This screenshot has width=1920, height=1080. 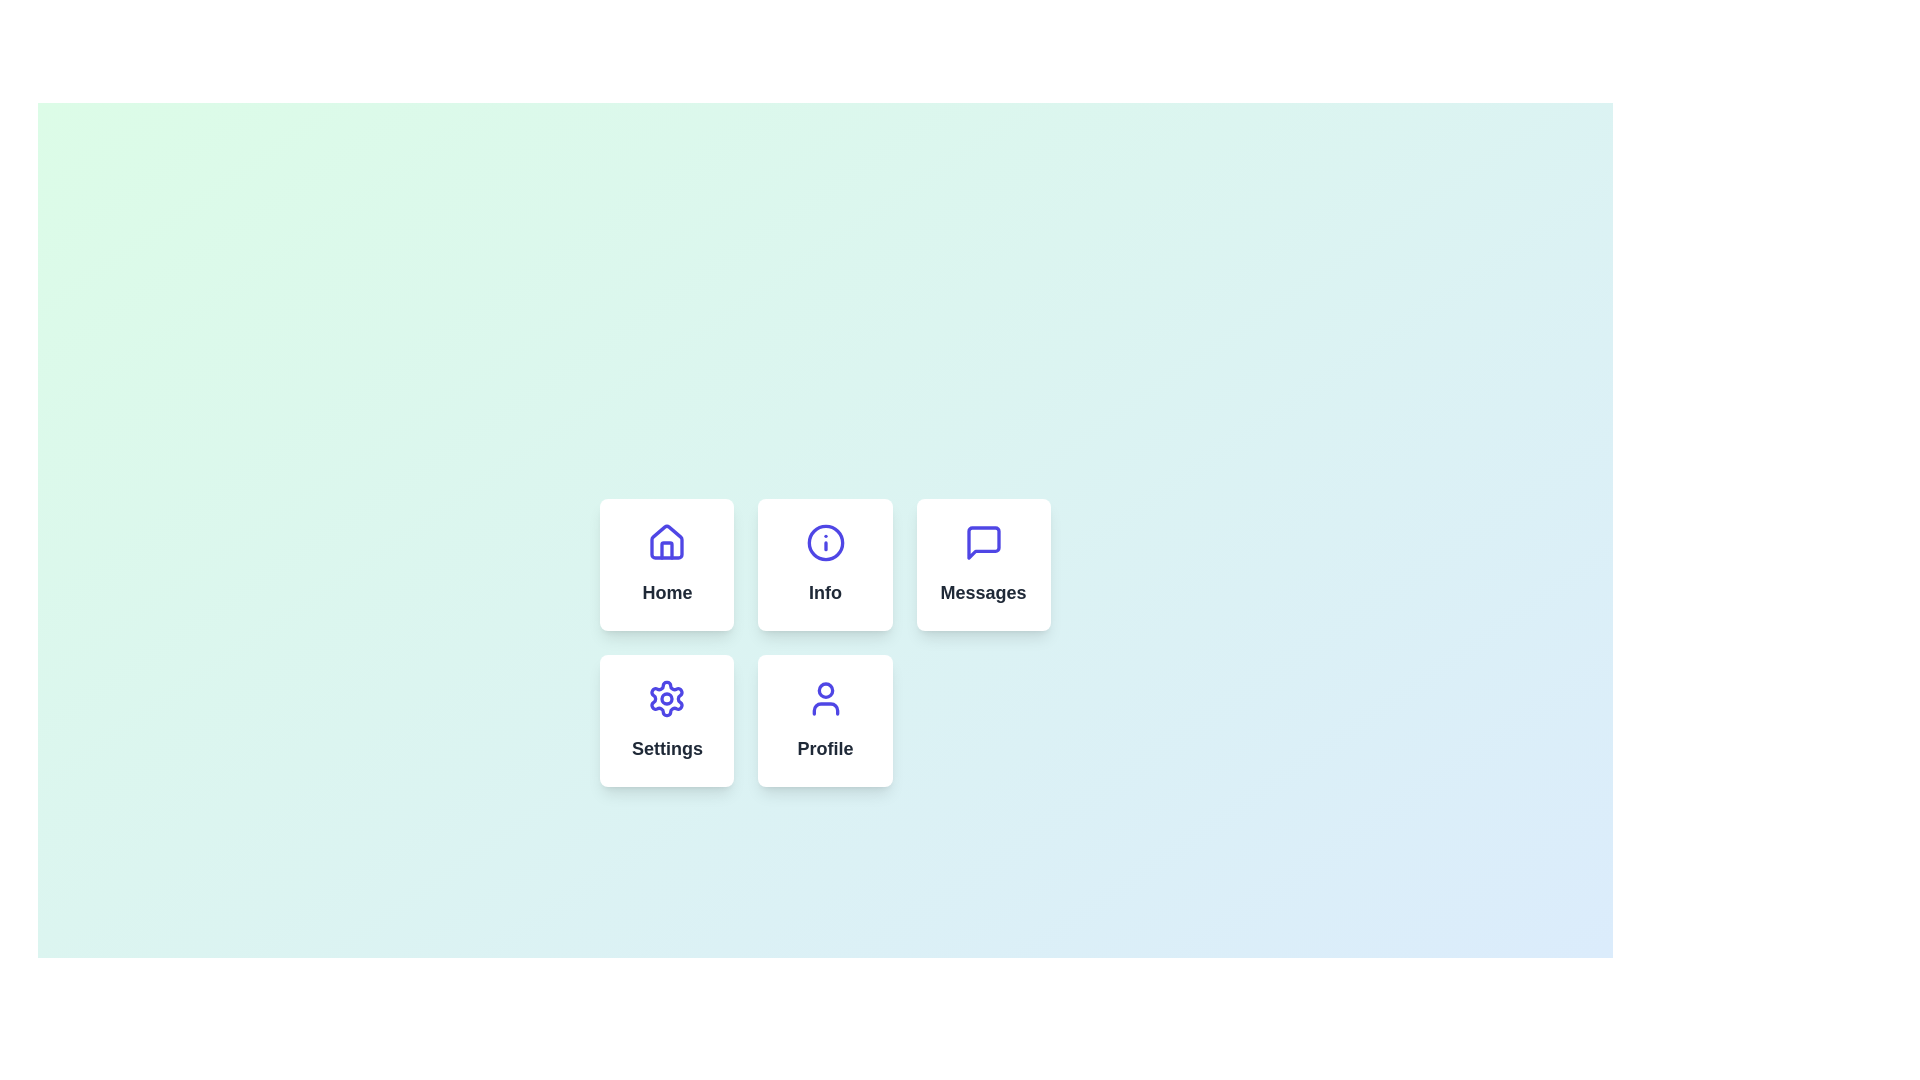 What do you see at coordinates (667, 721) in the screenshot?
I see `the settings button in the grid layout` at bounding box center [667, 721].